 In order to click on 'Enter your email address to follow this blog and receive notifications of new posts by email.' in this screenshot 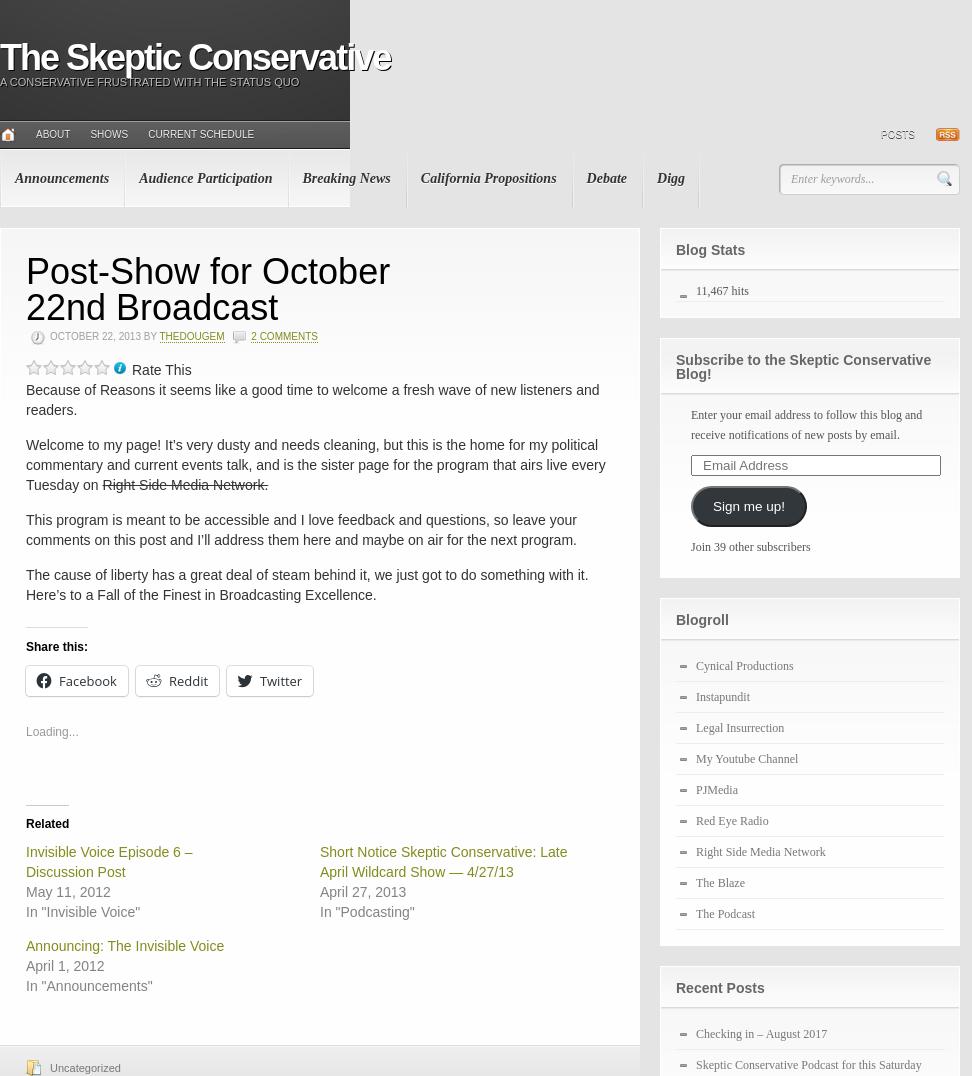, I will do `click(689, 425)`.